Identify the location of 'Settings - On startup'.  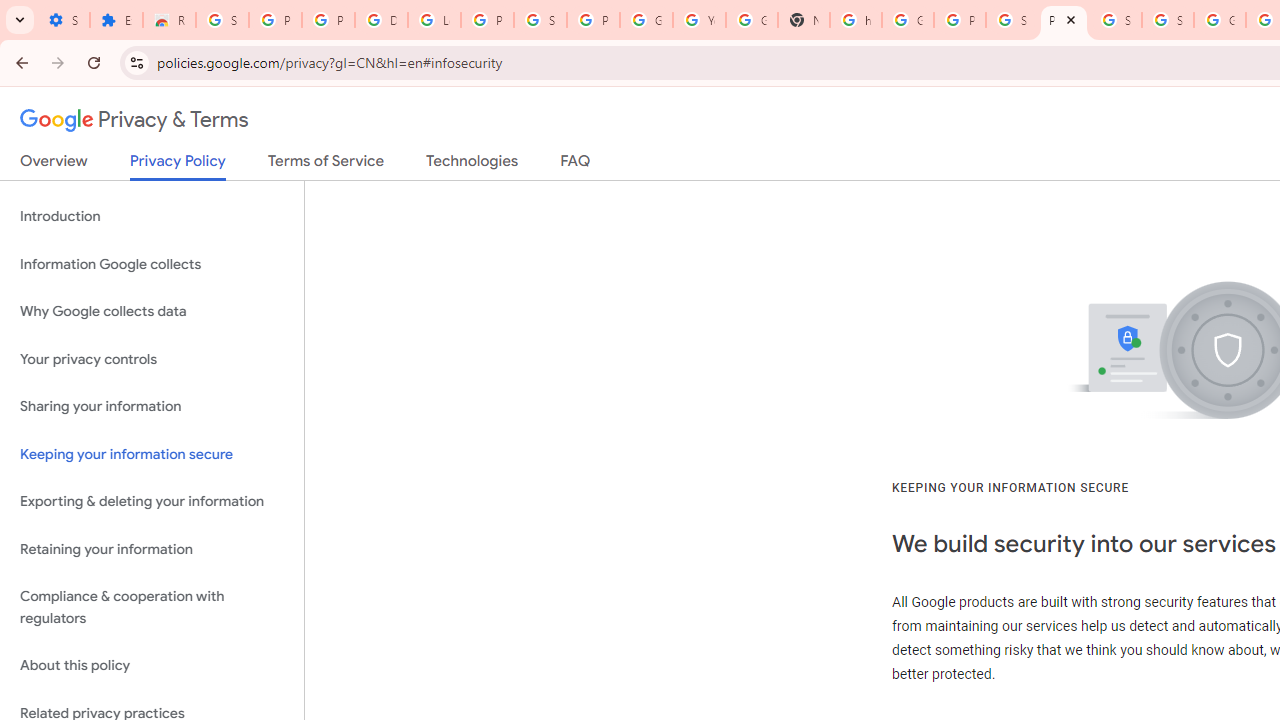
(63, 20).